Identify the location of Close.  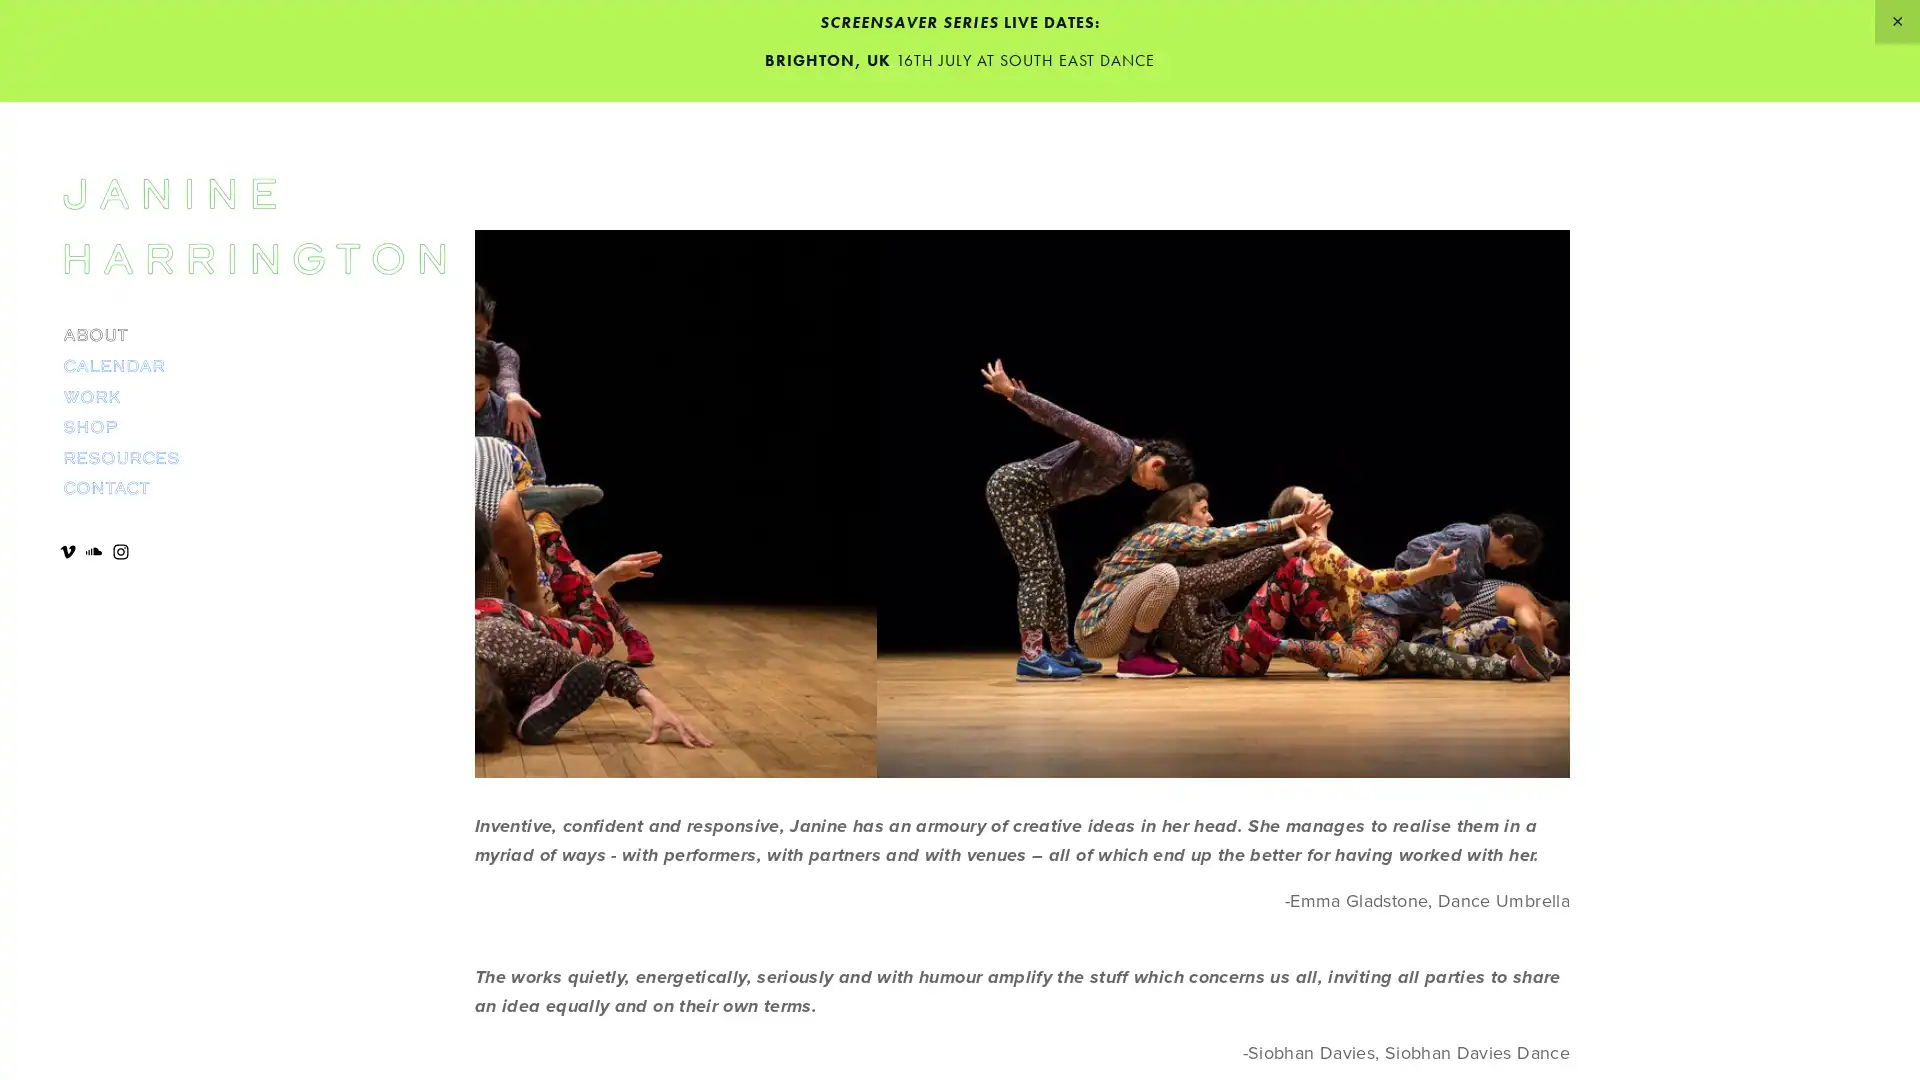
(1818, 595).